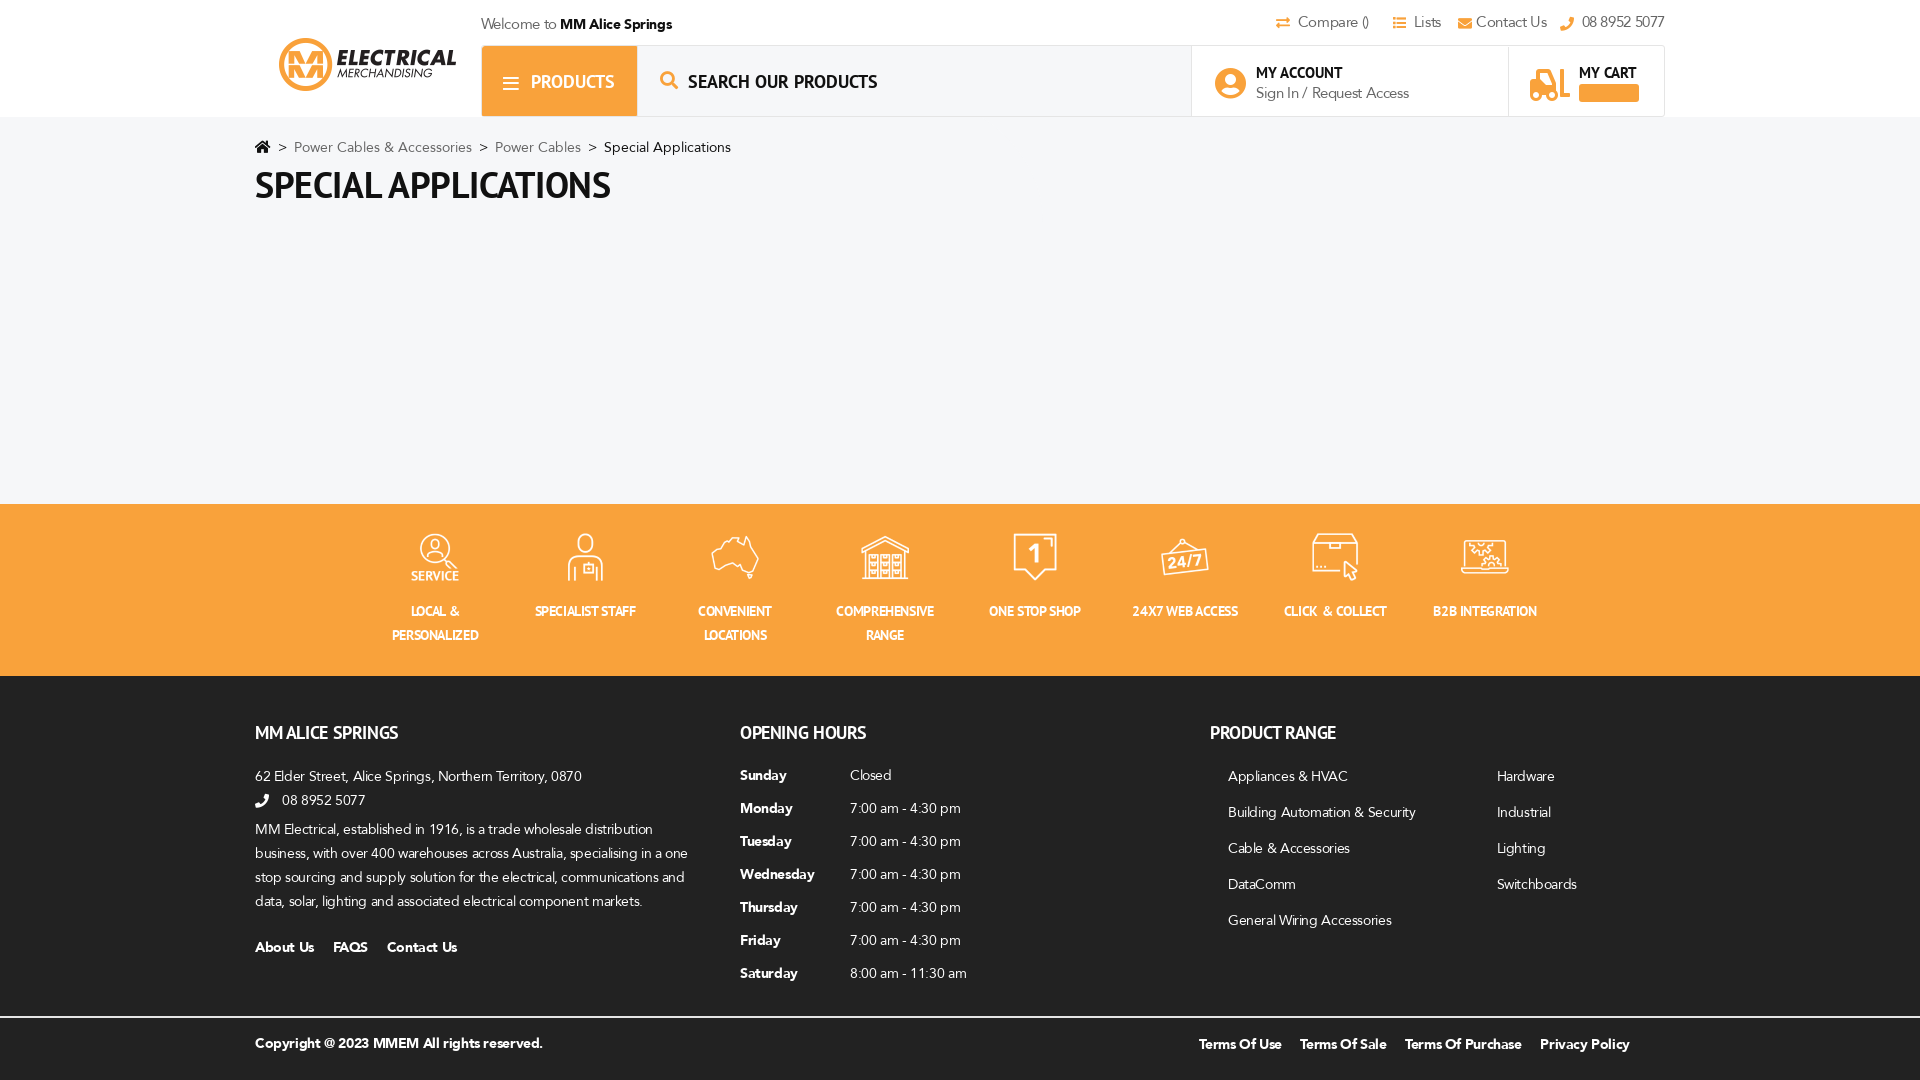  What do you see at coordinates (384, 146) in the screenshot?
I see `'Power Cables & Accessories'` at bounding box center [384, 146].